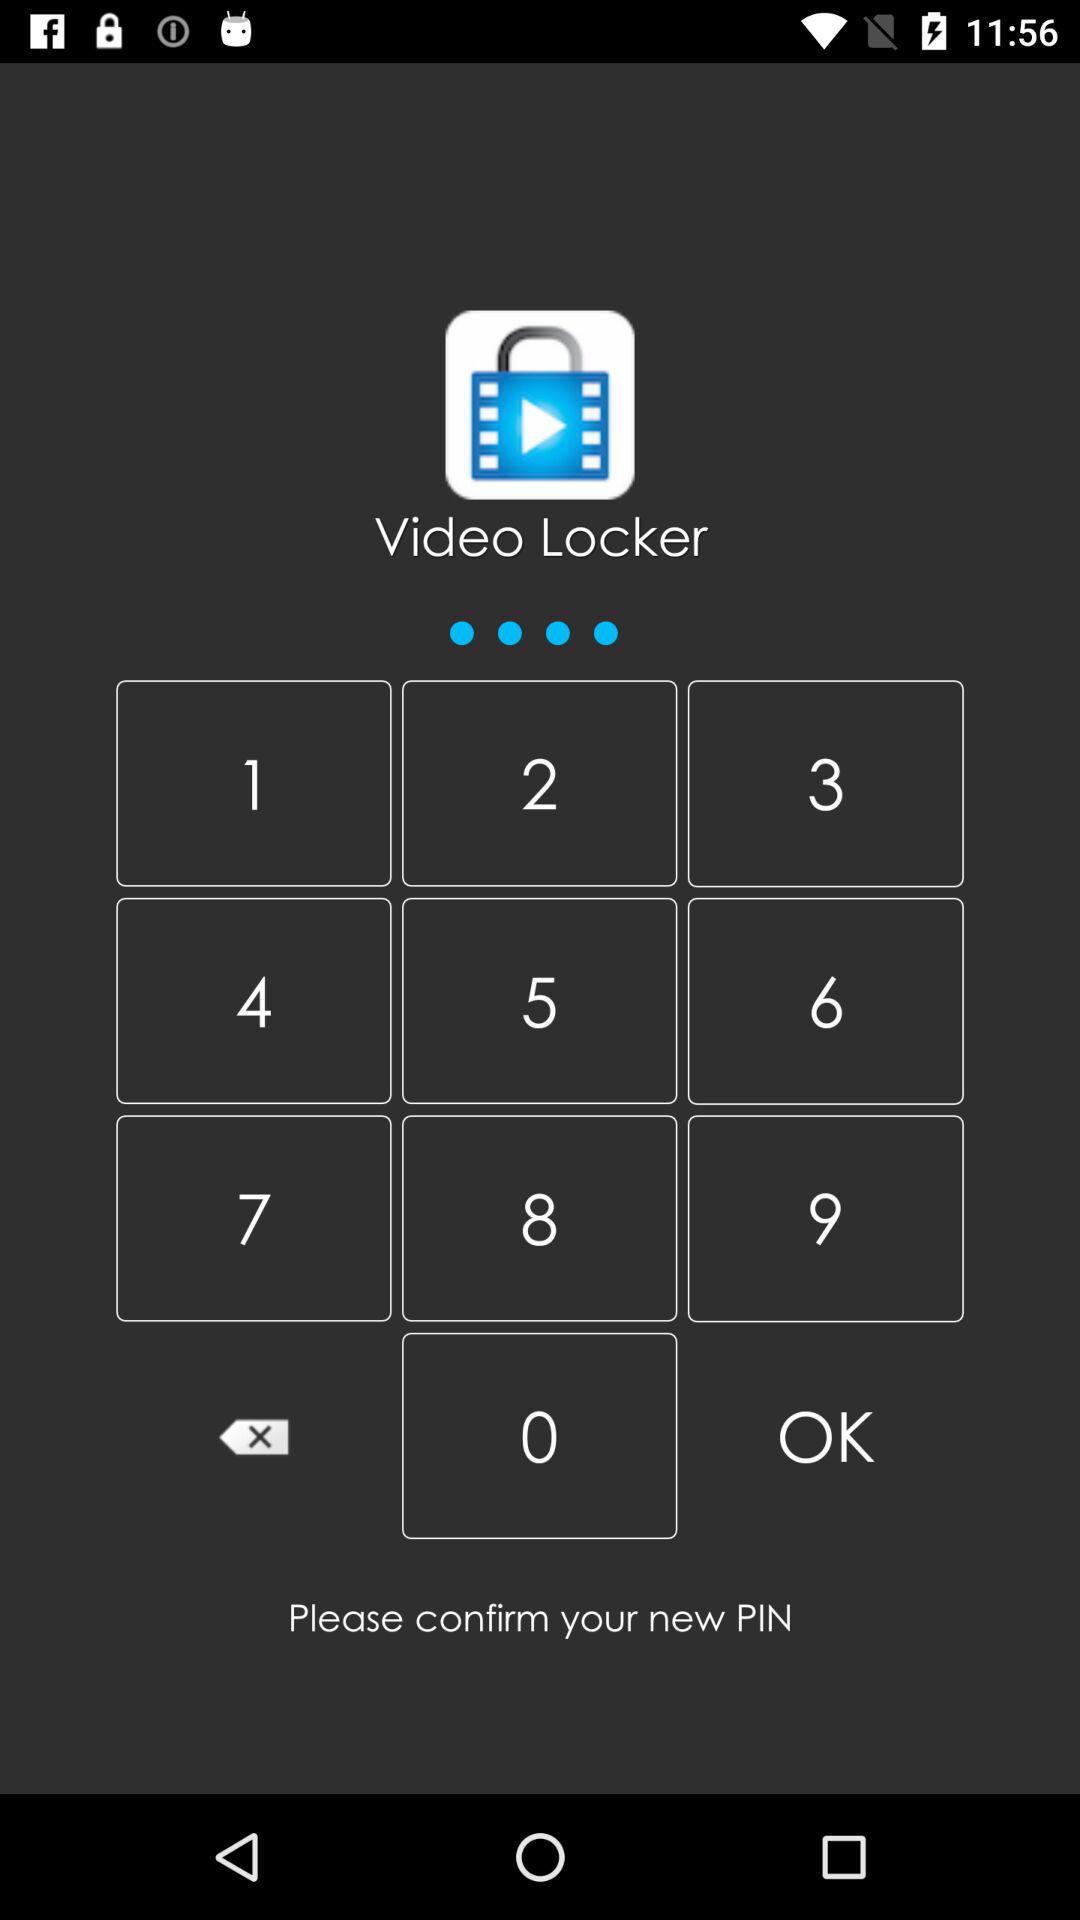  Describe the element at coordinates (825, 1001) in the screenshot. I see `6 icon` at that location.